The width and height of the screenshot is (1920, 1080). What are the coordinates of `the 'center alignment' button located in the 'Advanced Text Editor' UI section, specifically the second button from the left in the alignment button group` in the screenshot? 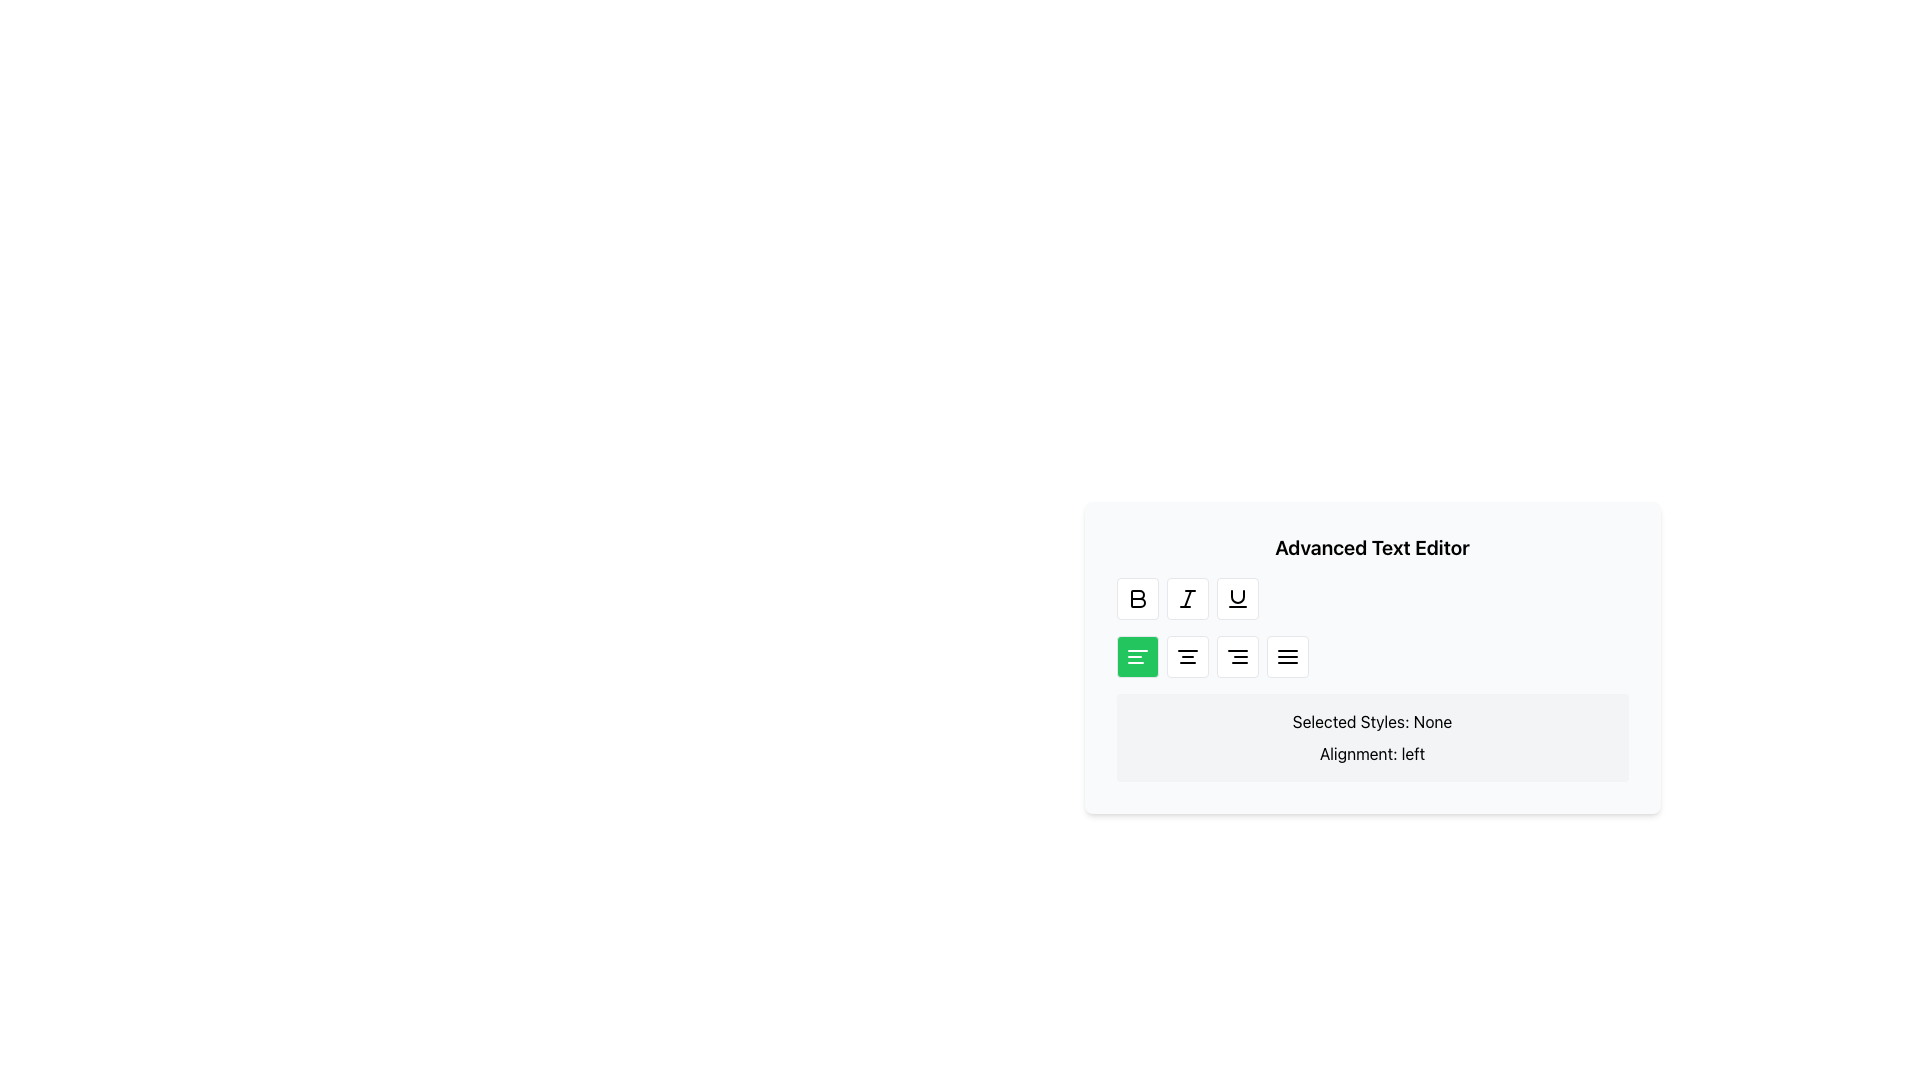 It's located at (1187, 656).